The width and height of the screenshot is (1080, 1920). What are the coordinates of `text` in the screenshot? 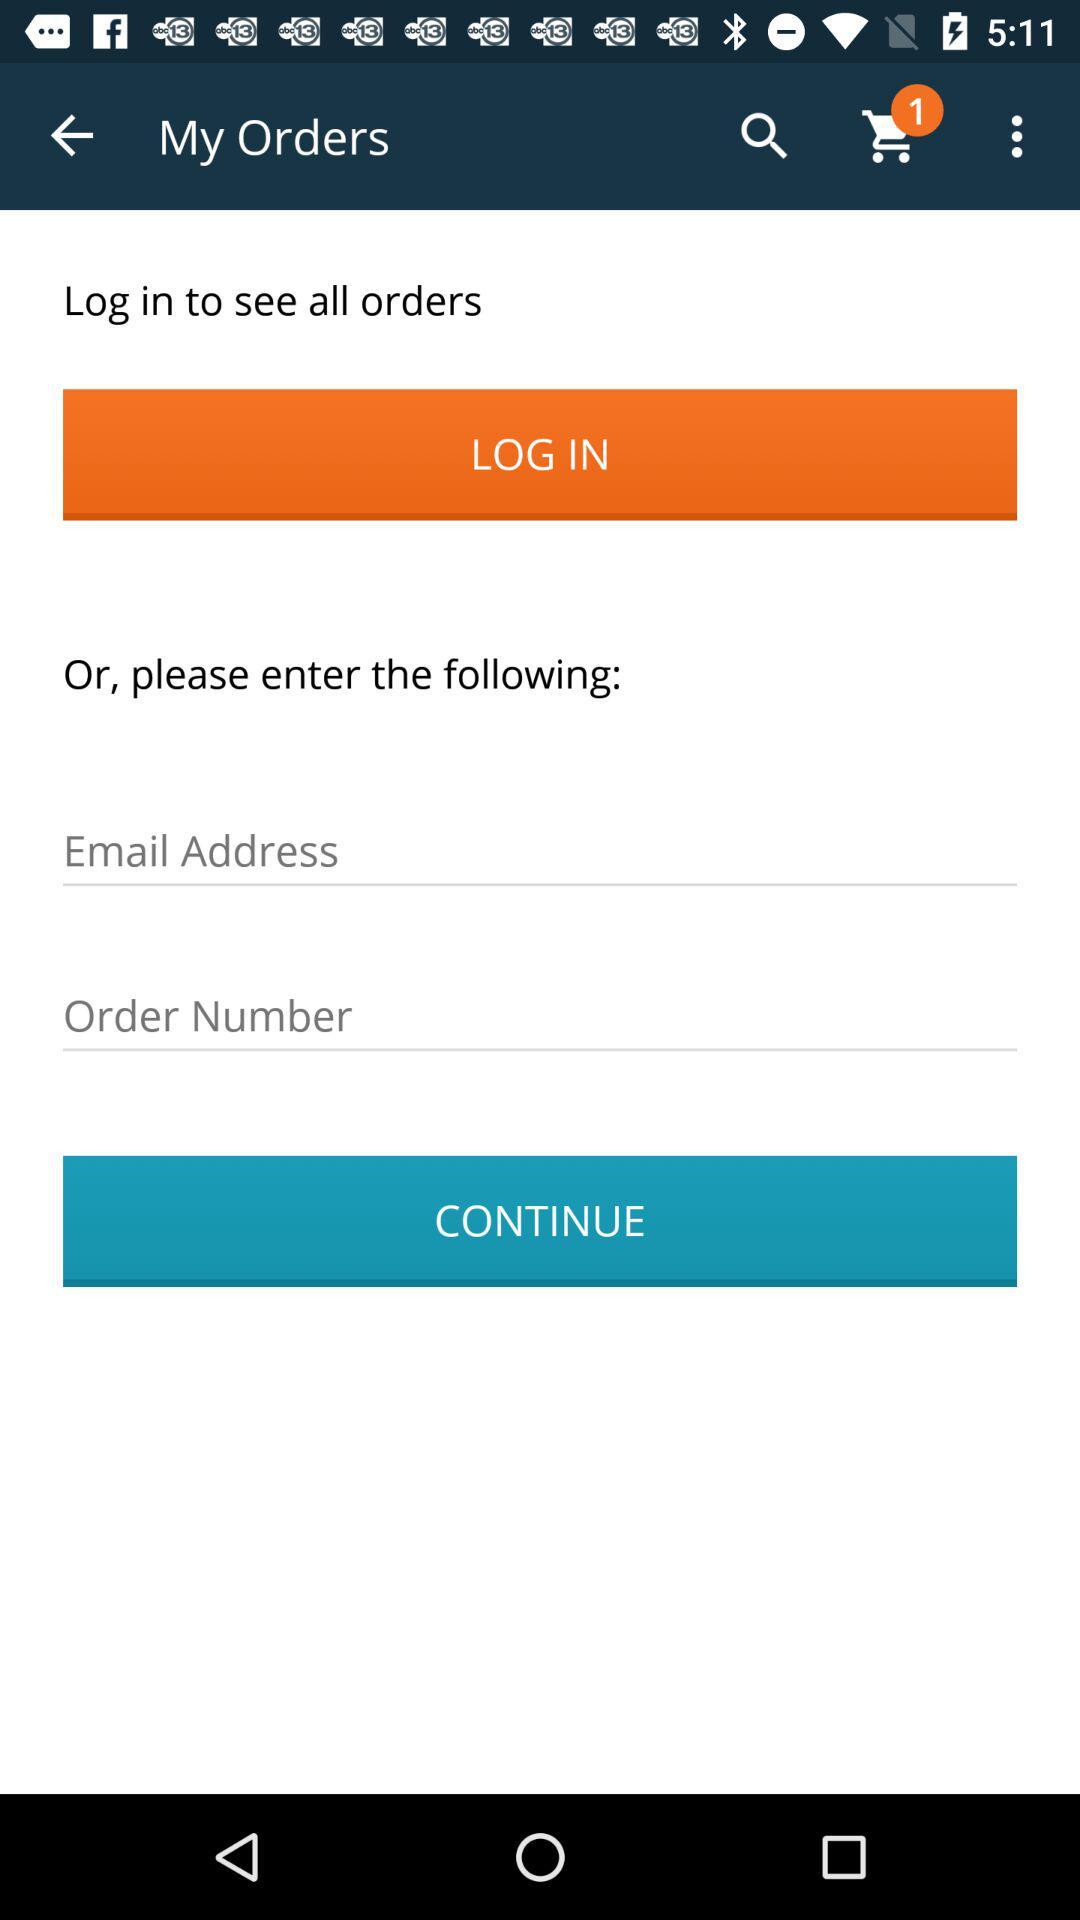 It's located at (540, 1016).